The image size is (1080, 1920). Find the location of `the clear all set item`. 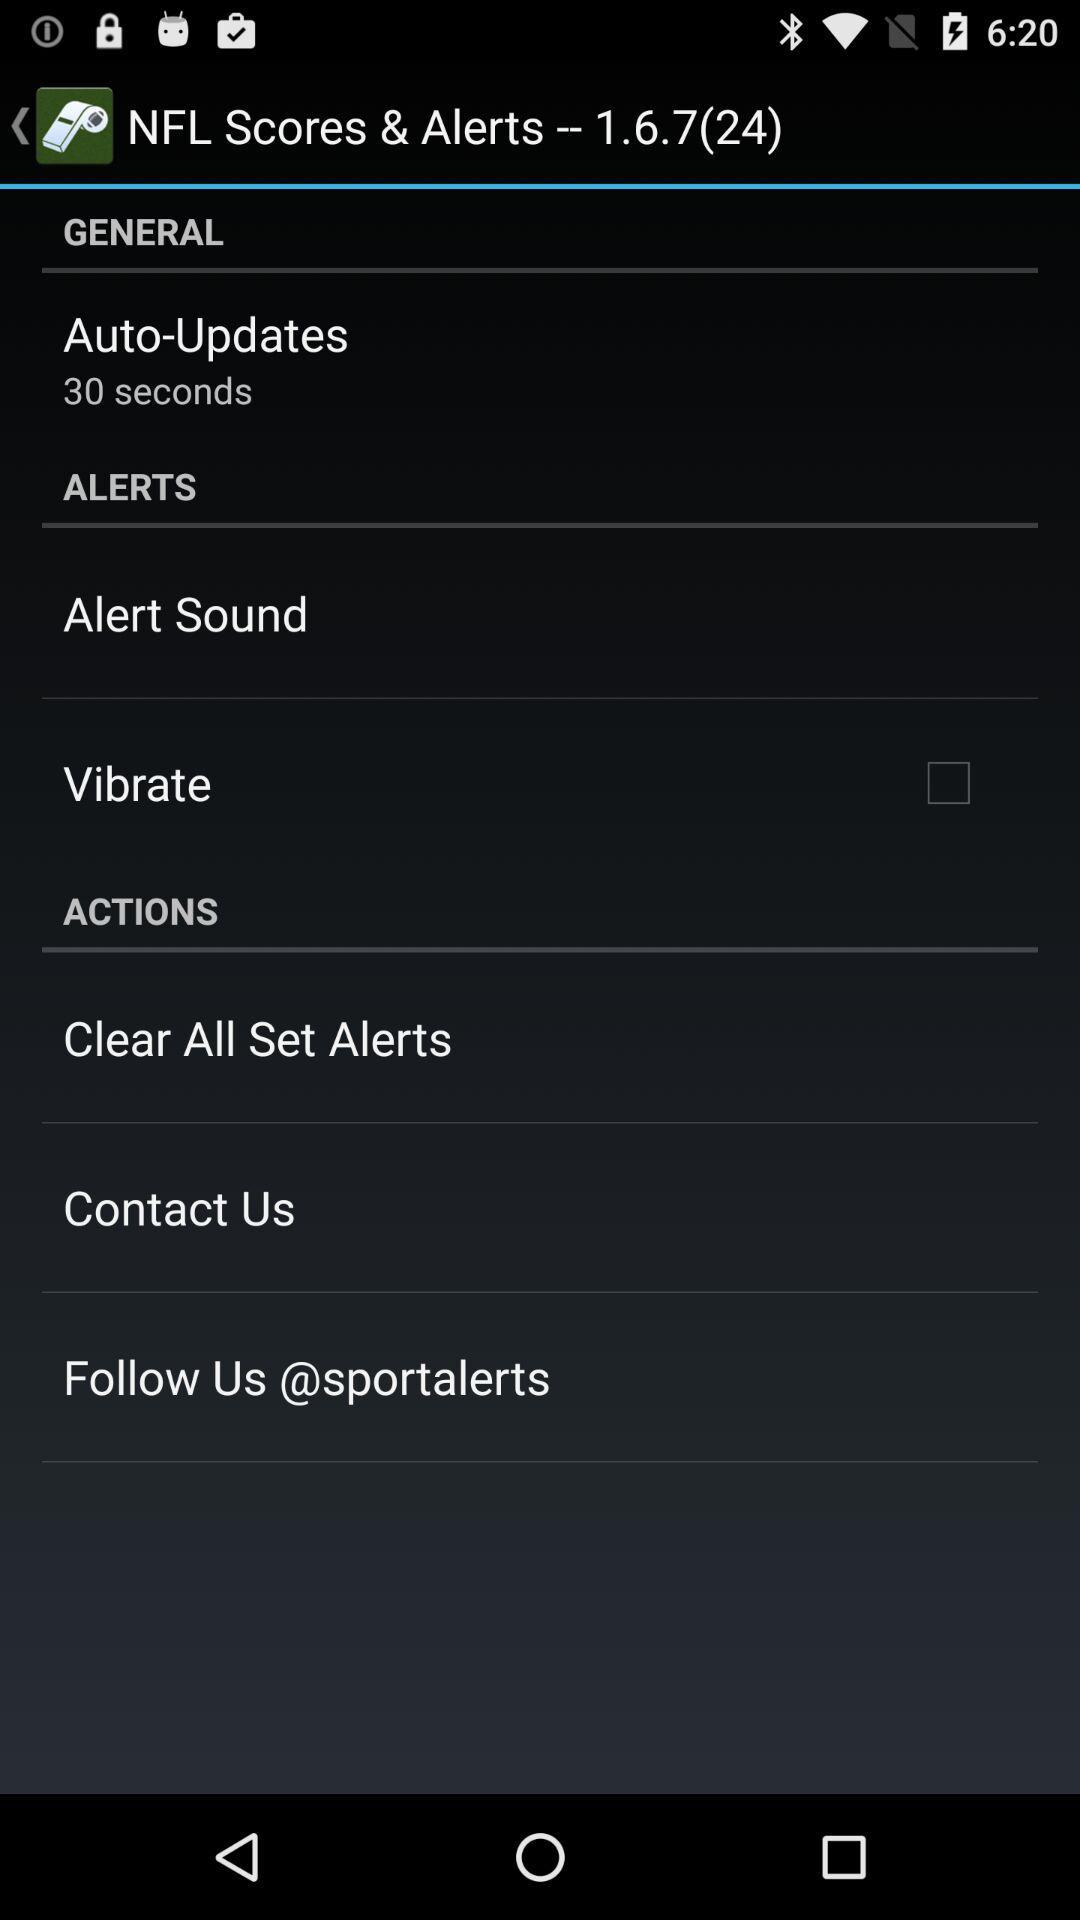

the clear all set item is located at coordinates (256, 1037).